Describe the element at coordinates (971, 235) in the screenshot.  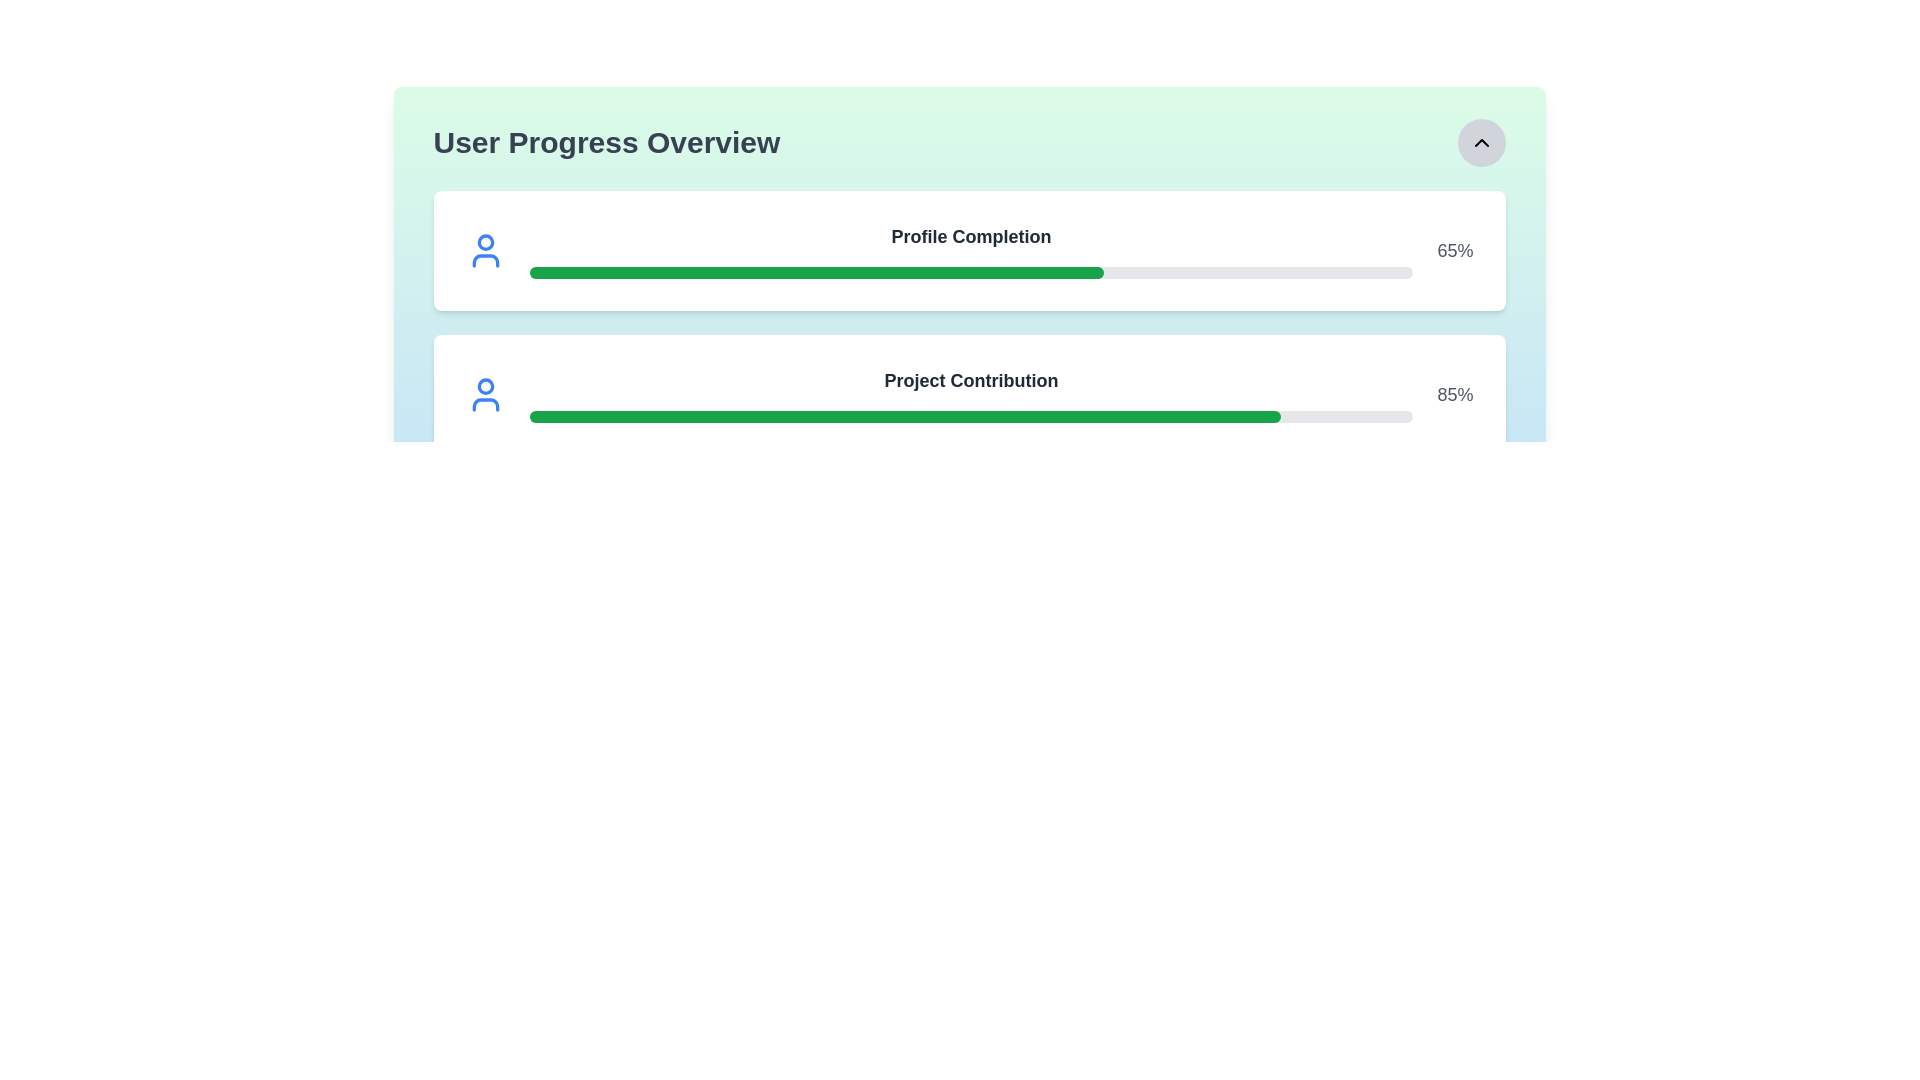
I see `the static text label displaying 'Profile Completion', which is prominently styled with a larger font size and bold dark gray color, located above the green progress bar` at that location.